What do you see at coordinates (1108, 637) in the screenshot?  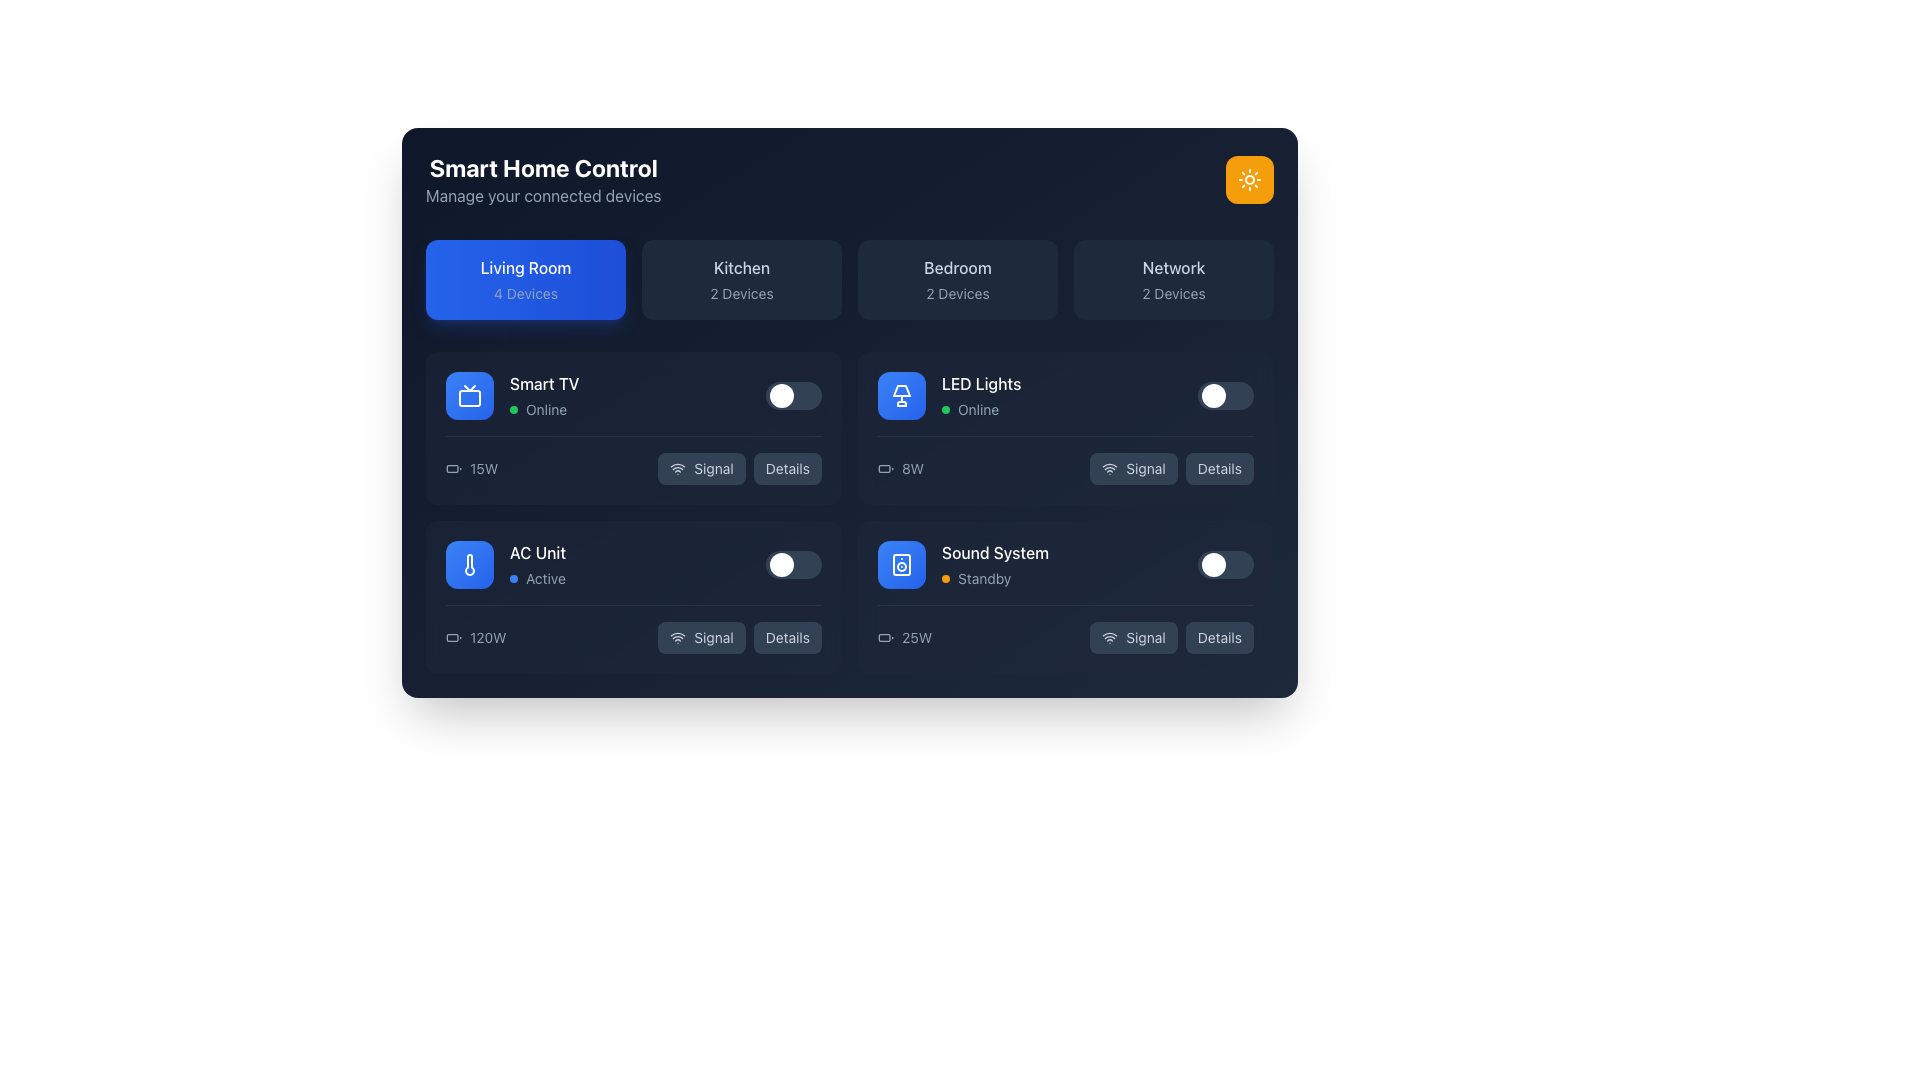 I see `the 'Signal' button which contains the Wi-Fi icon` at bounding box center [1108, 637].